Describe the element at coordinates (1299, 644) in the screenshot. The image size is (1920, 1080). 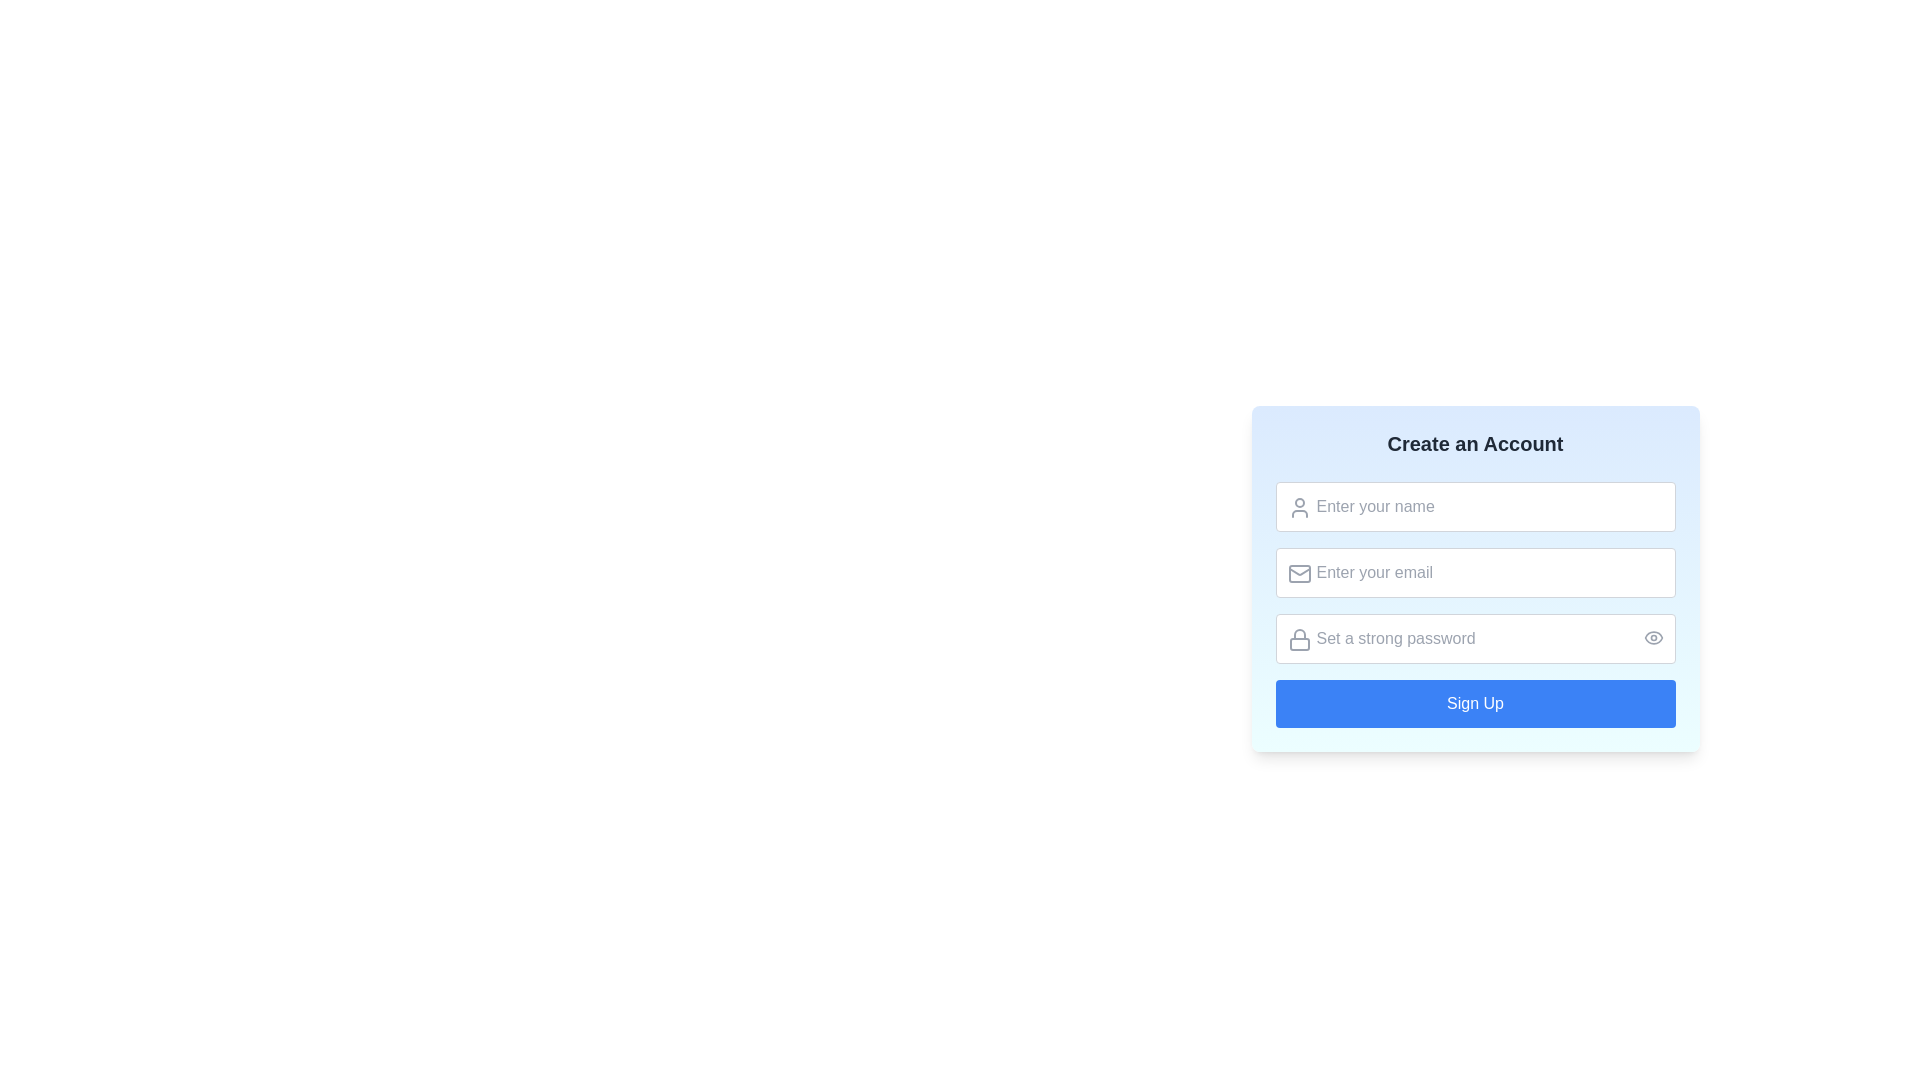
I see `the lower rectangle of the lock icon, which is stylized with a gray outline and is located to the left of the 'Set a strong password' input field in the 'Create an Account' form` at that location.